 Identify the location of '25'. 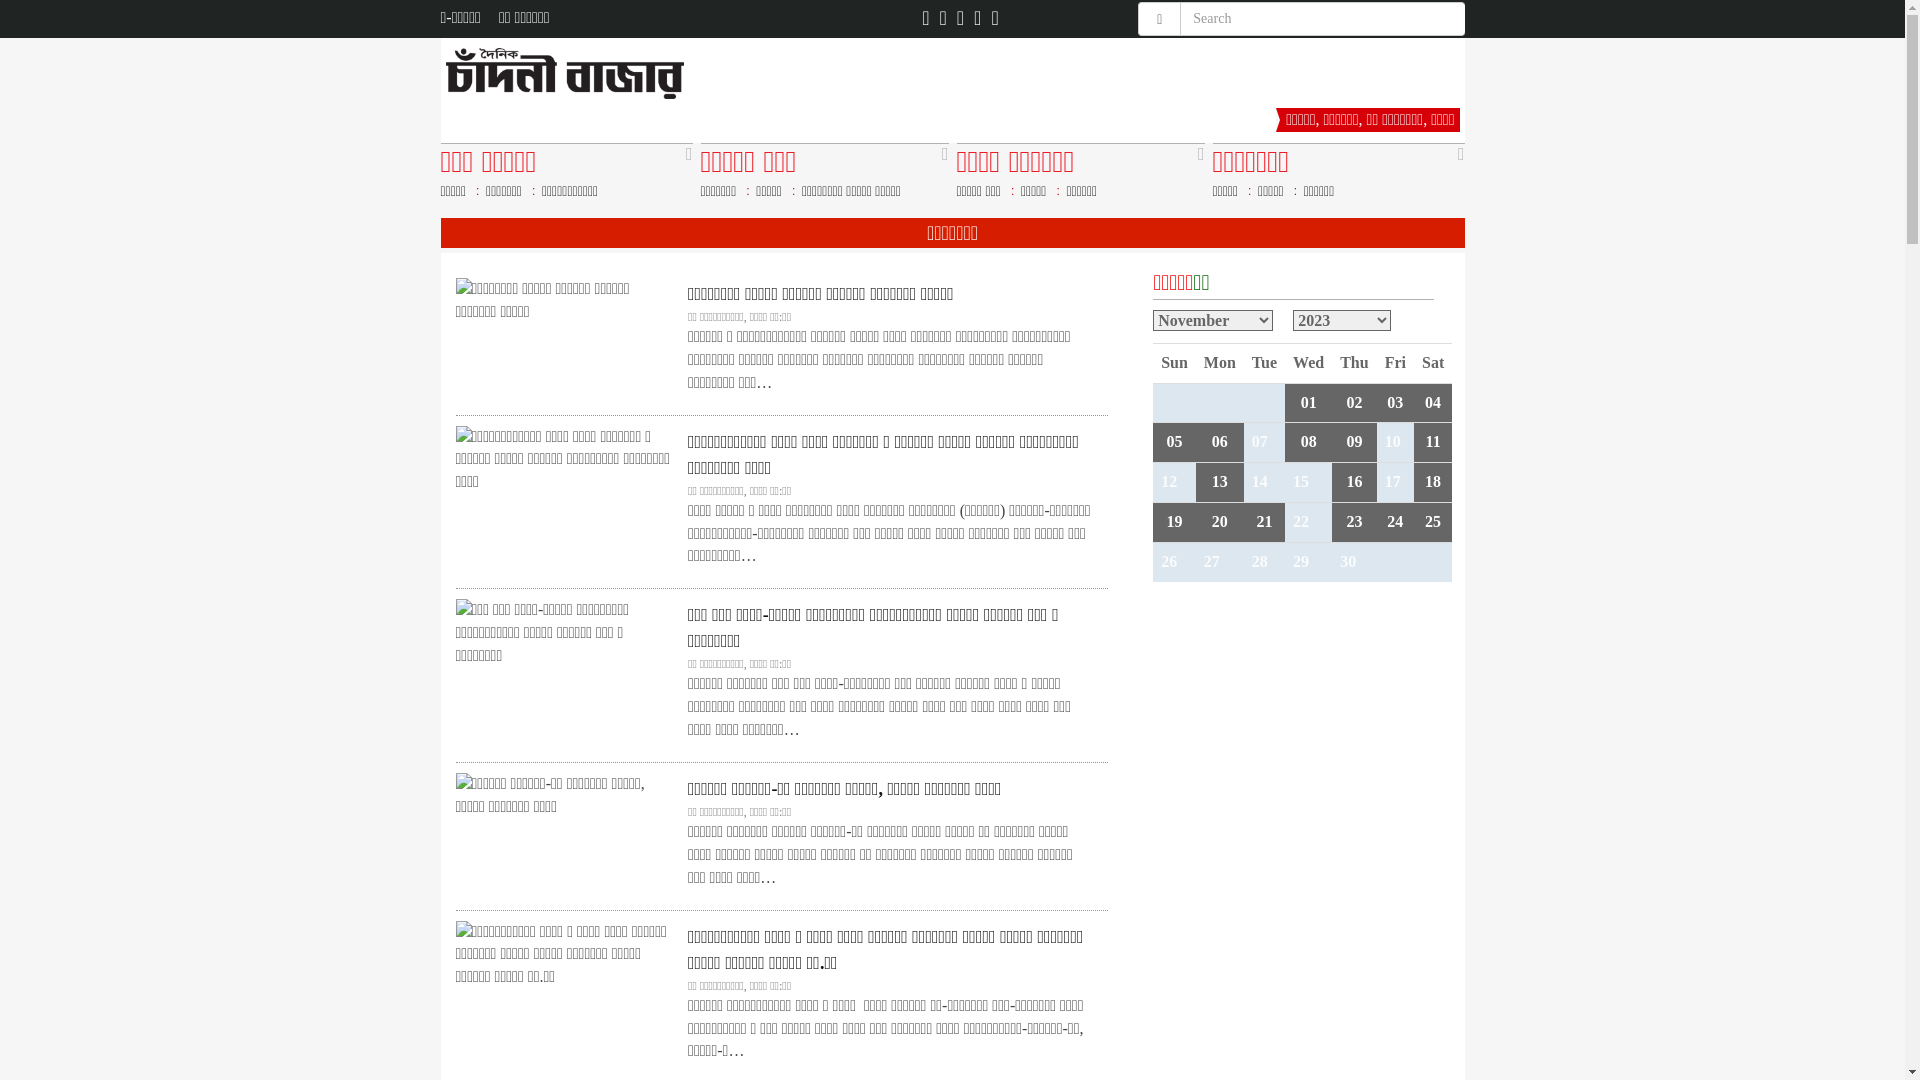
(1424, 520).